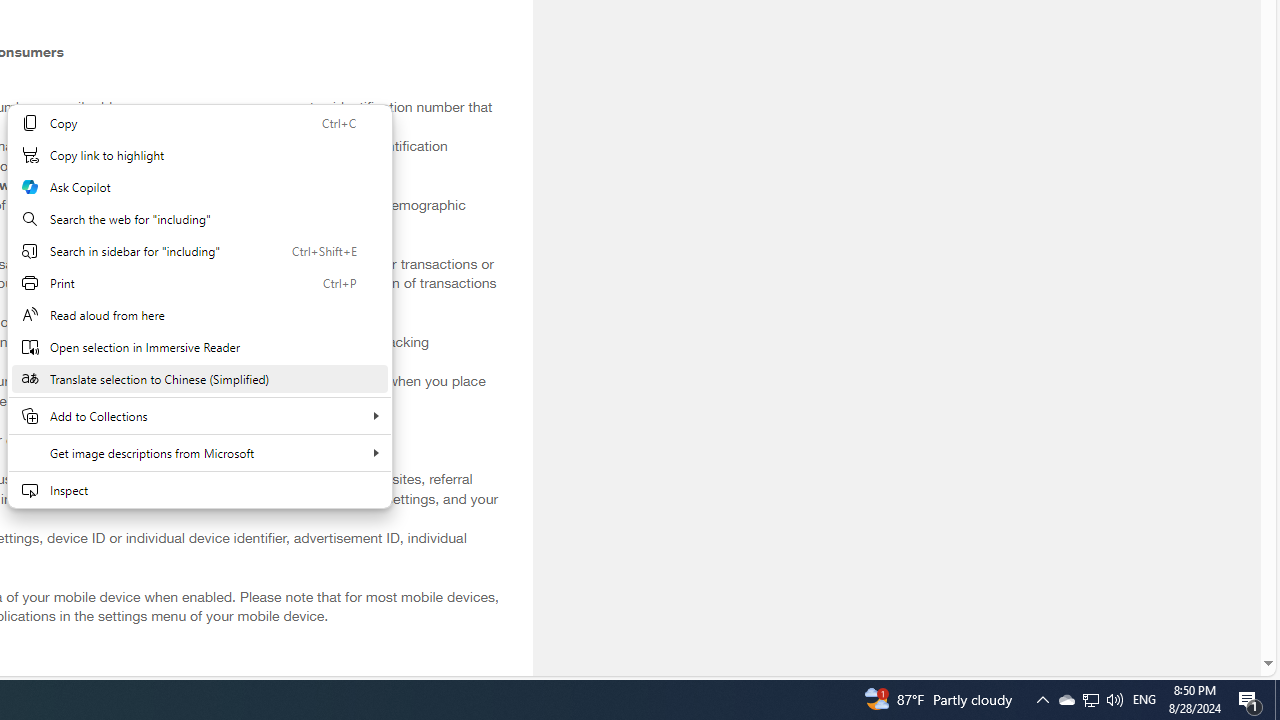 The image size is (1280, 720). What do you see at coordinates (199, 489) in the screenshot?
I see `'Inspect'` at bounding box center [199, 489].